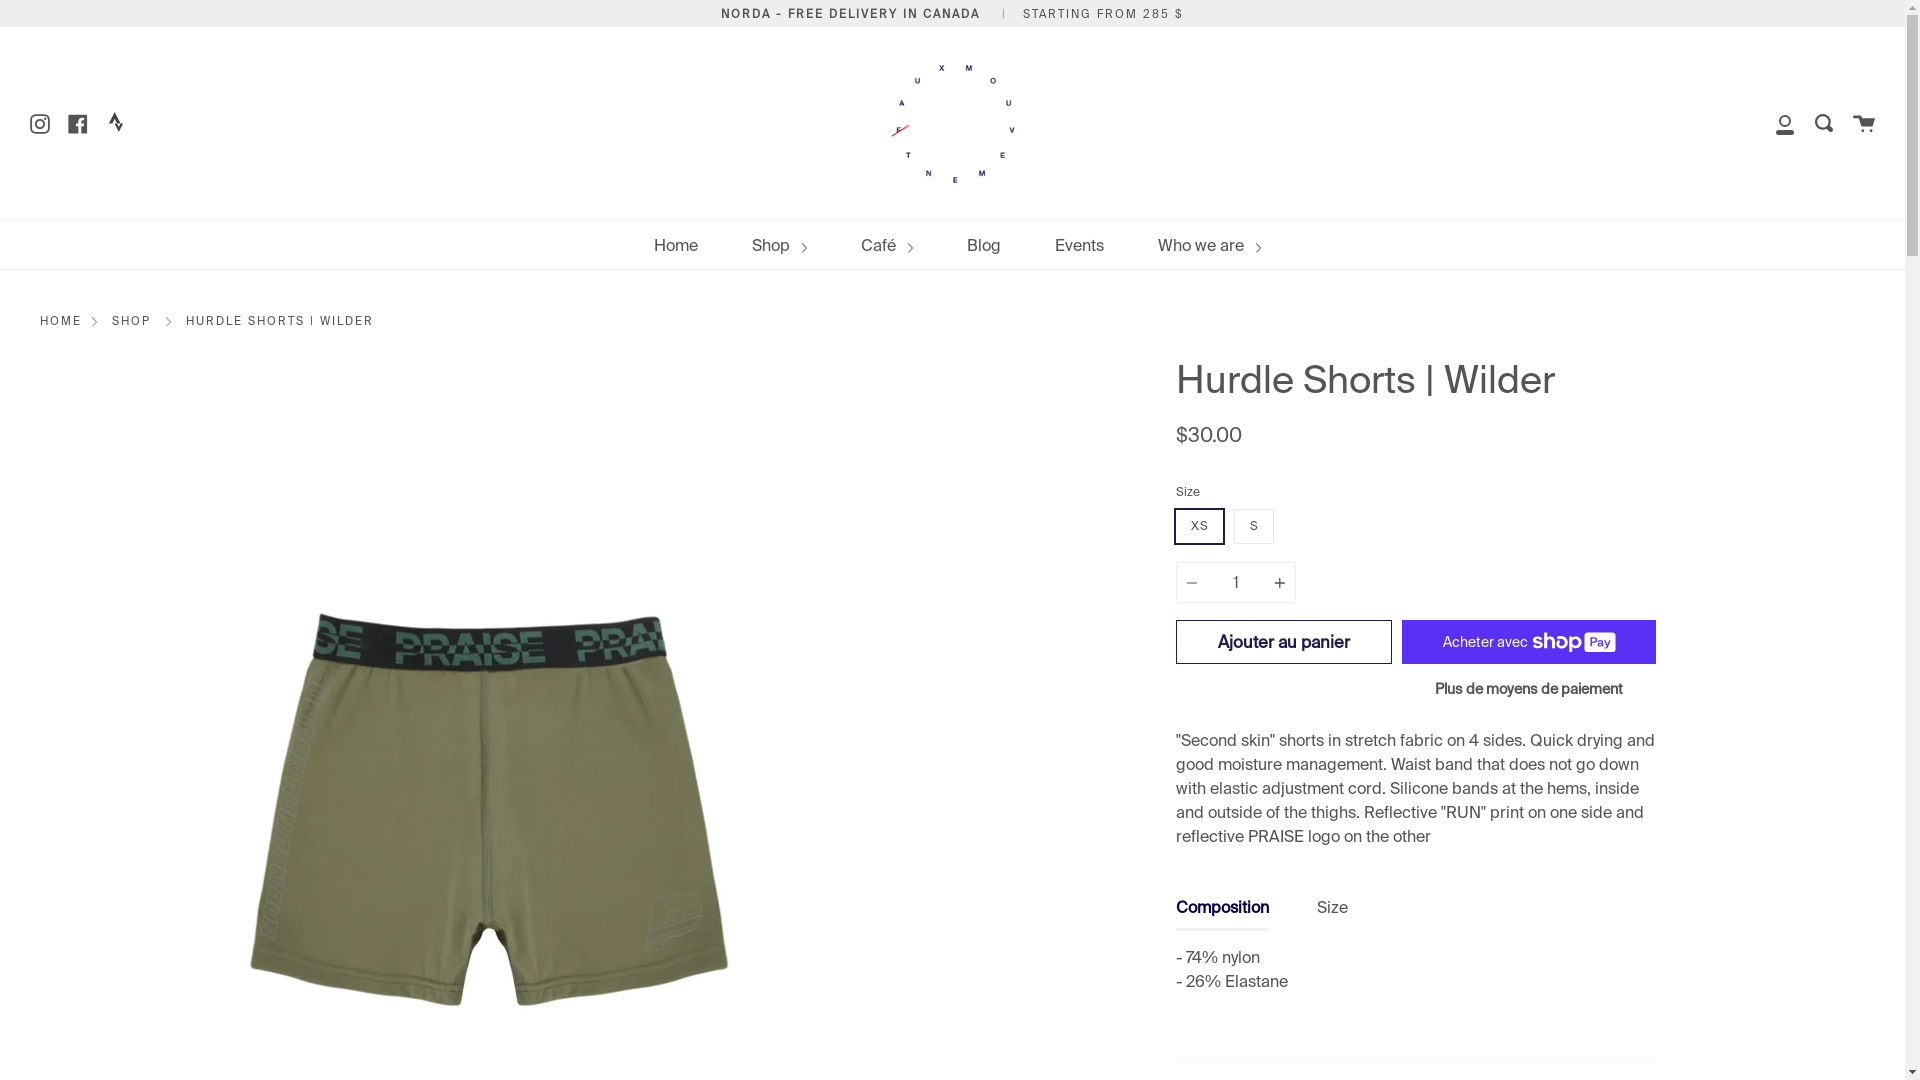 This screenshot has height=1080, width=1920. What do you see at coordinates (104, 124) in the screenshot?
I see `'Twitter'` at bounding box center [104, 124].